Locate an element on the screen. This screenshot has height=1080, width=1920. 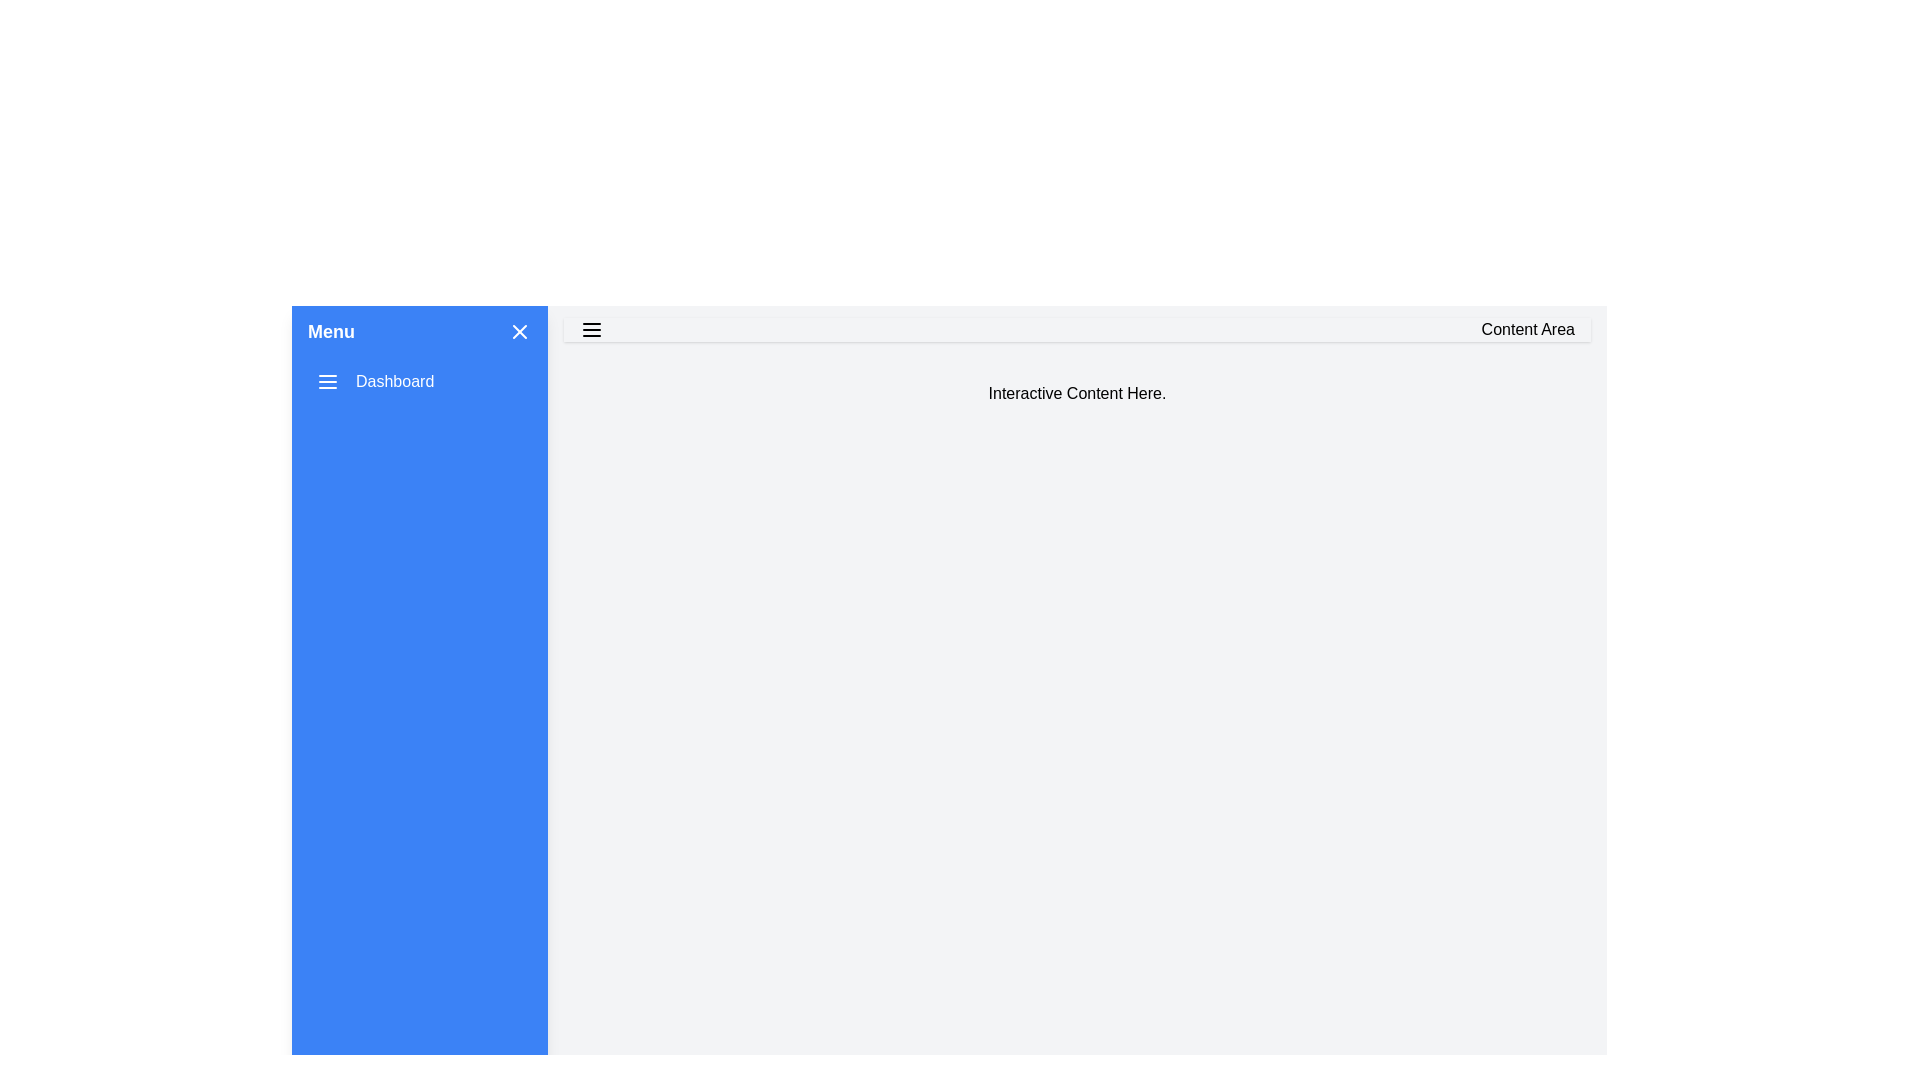
the menu button in the content area to open the sidebar is located at coordinates (590, 329).